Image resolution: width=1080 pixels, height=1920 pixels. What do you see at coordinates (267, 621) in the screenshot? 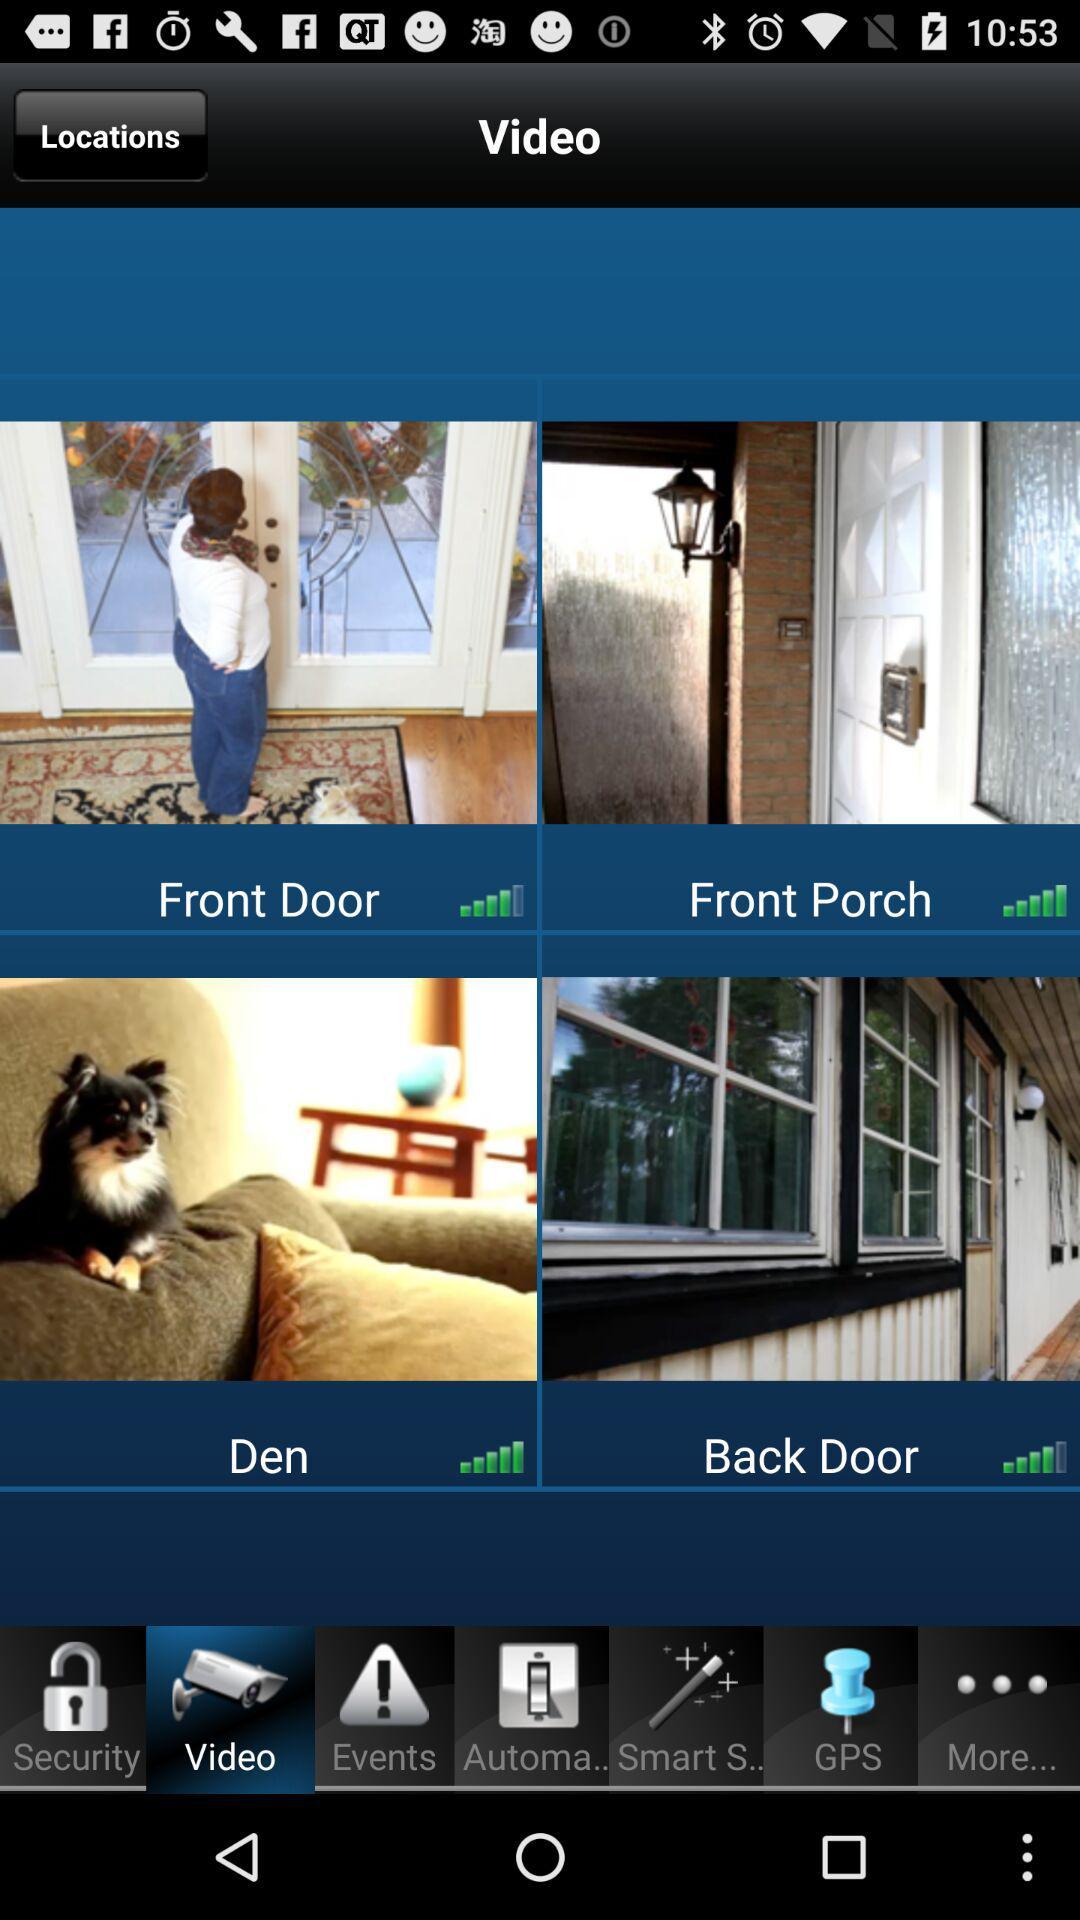
I see `switch to front door view` at bounding box center [267, 621].